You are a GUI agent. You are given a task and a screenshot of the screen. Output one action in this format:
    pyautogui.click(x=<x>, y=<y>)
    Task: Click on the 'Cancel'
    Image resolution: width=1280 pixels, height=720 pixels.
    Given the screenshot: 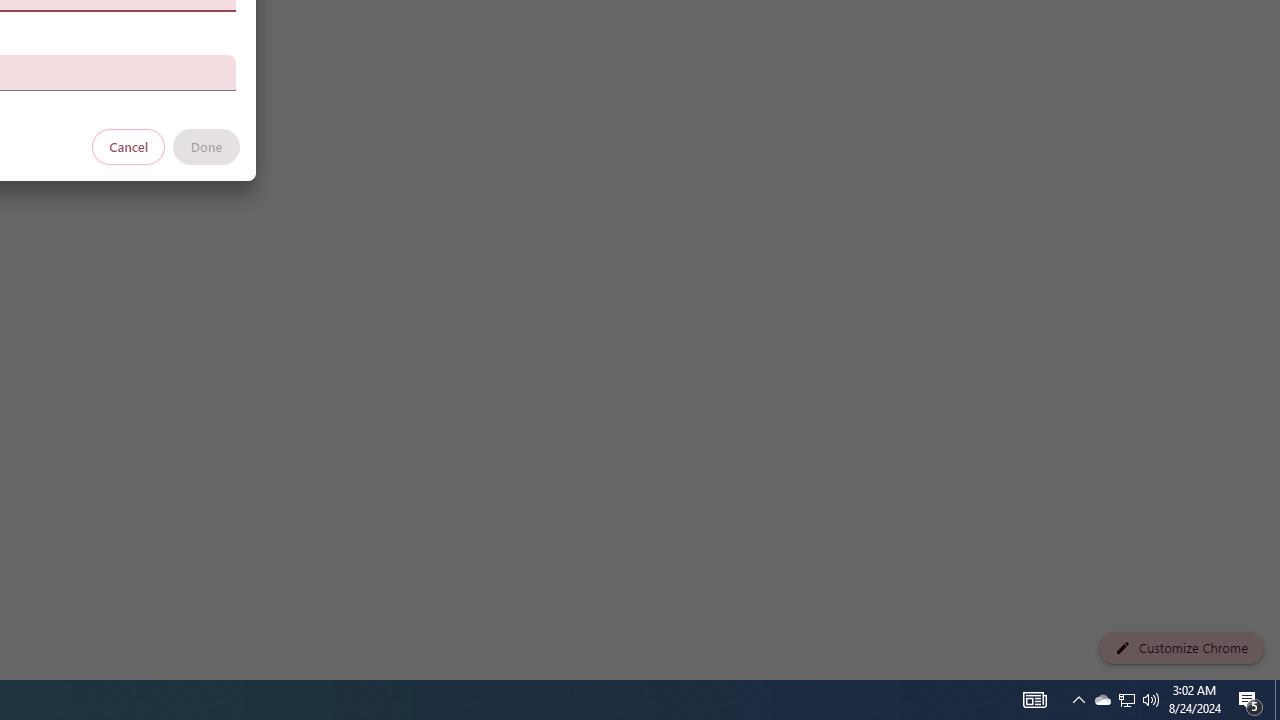 What is the action you would take?
    pyautogui.click(x=128, y=145)
    